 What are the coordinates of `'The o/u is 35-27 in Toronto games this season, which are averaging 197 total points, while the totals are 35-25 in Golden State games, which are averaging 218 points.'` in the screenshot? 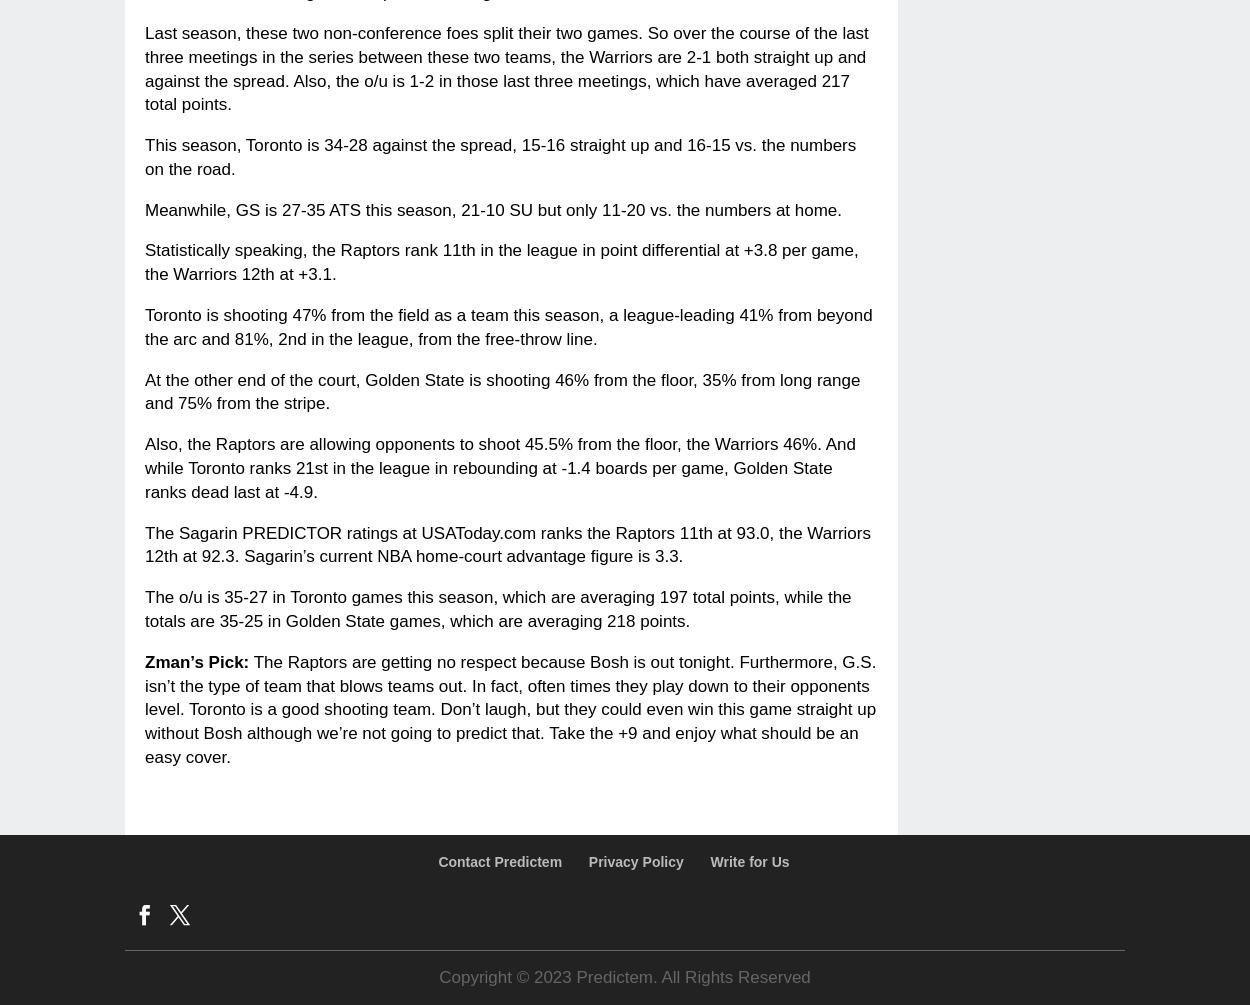 It's located at (145, 608).